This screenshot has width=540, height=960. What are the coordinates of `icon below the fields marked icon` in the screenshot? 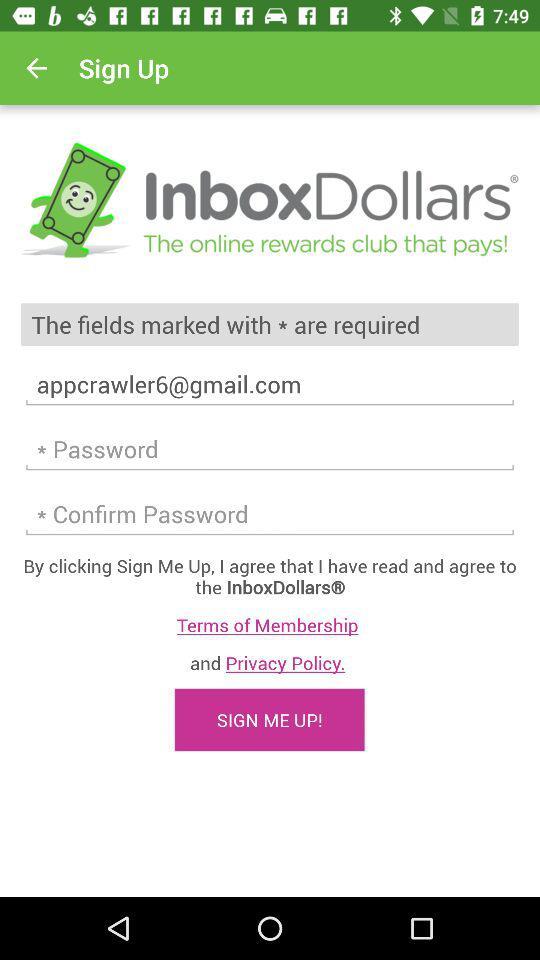 It's located at (270, 383).